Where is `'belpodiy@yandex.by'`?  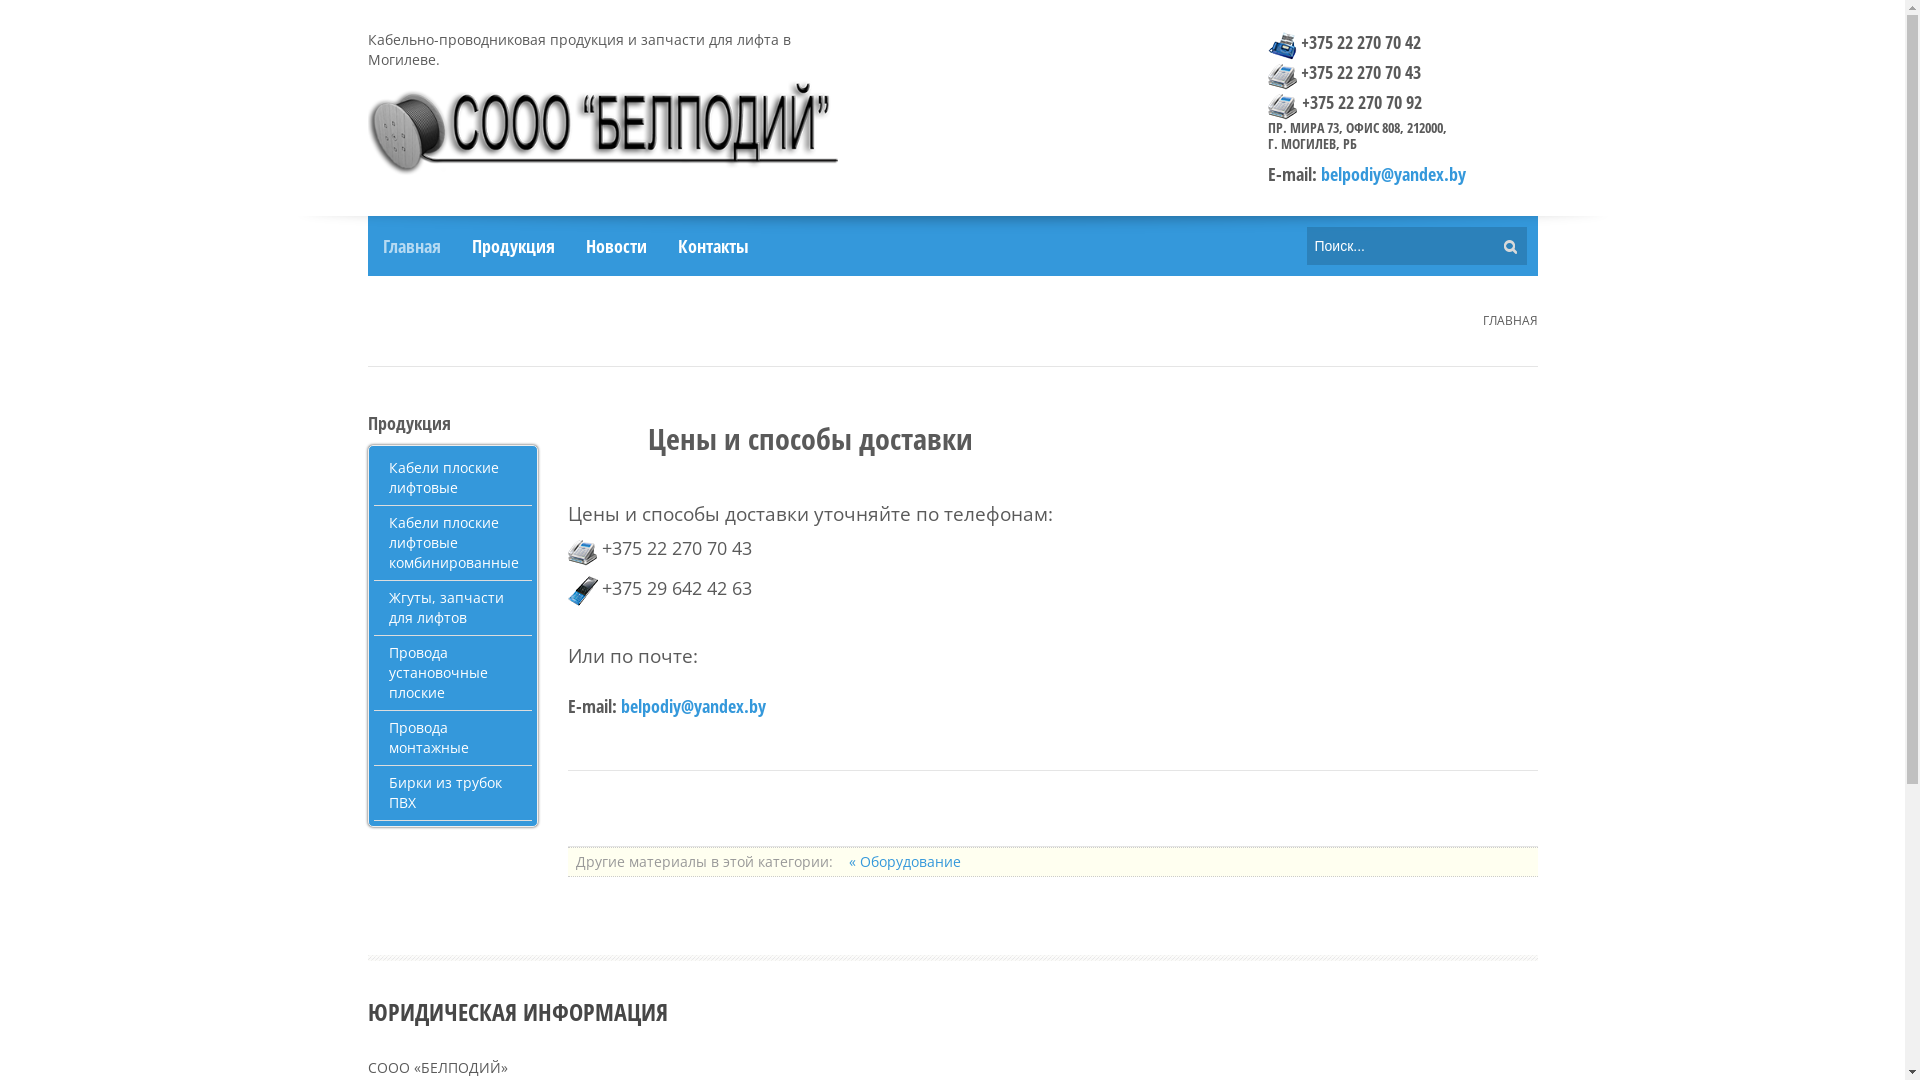 'belpodiy@yandex.by' is located at coordinates (1391, 172).